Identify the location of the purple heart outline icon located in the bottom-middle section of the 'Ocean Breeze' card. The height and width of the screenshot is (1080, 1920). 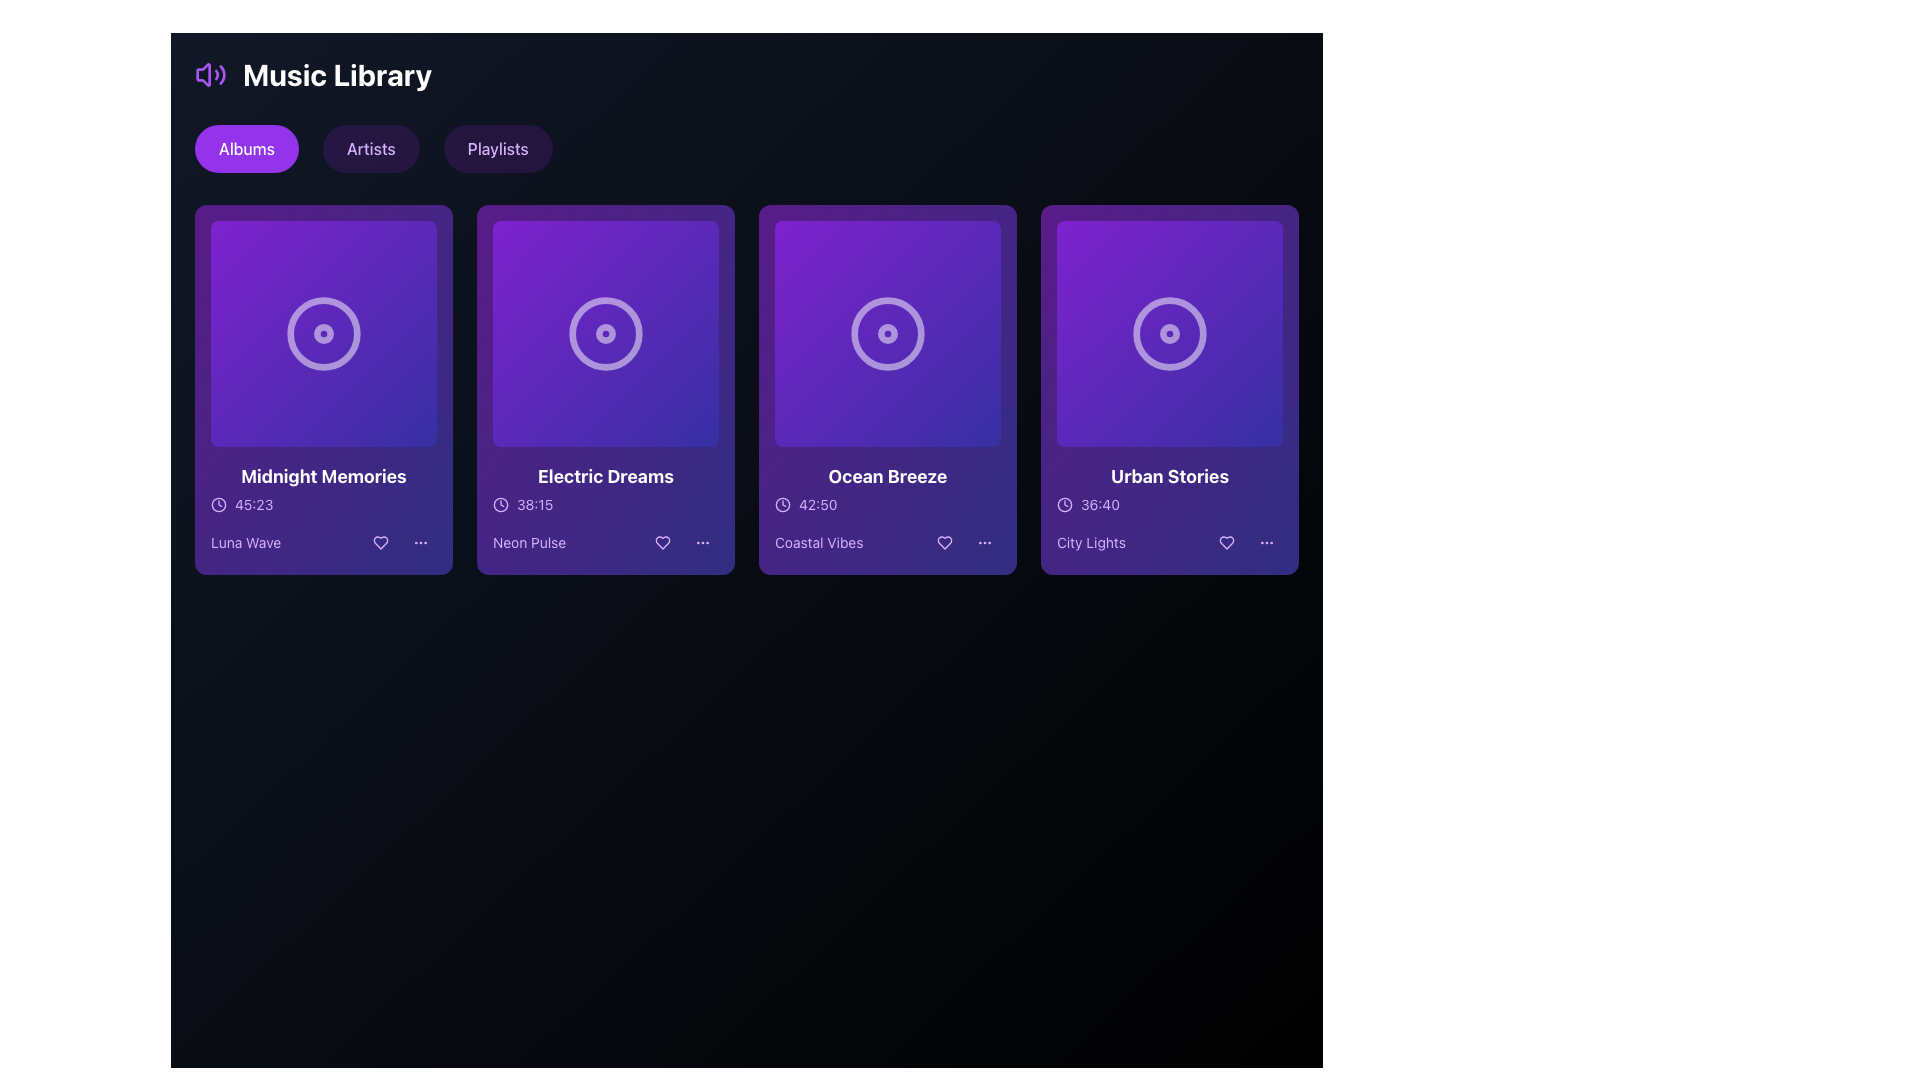
(944, 543).